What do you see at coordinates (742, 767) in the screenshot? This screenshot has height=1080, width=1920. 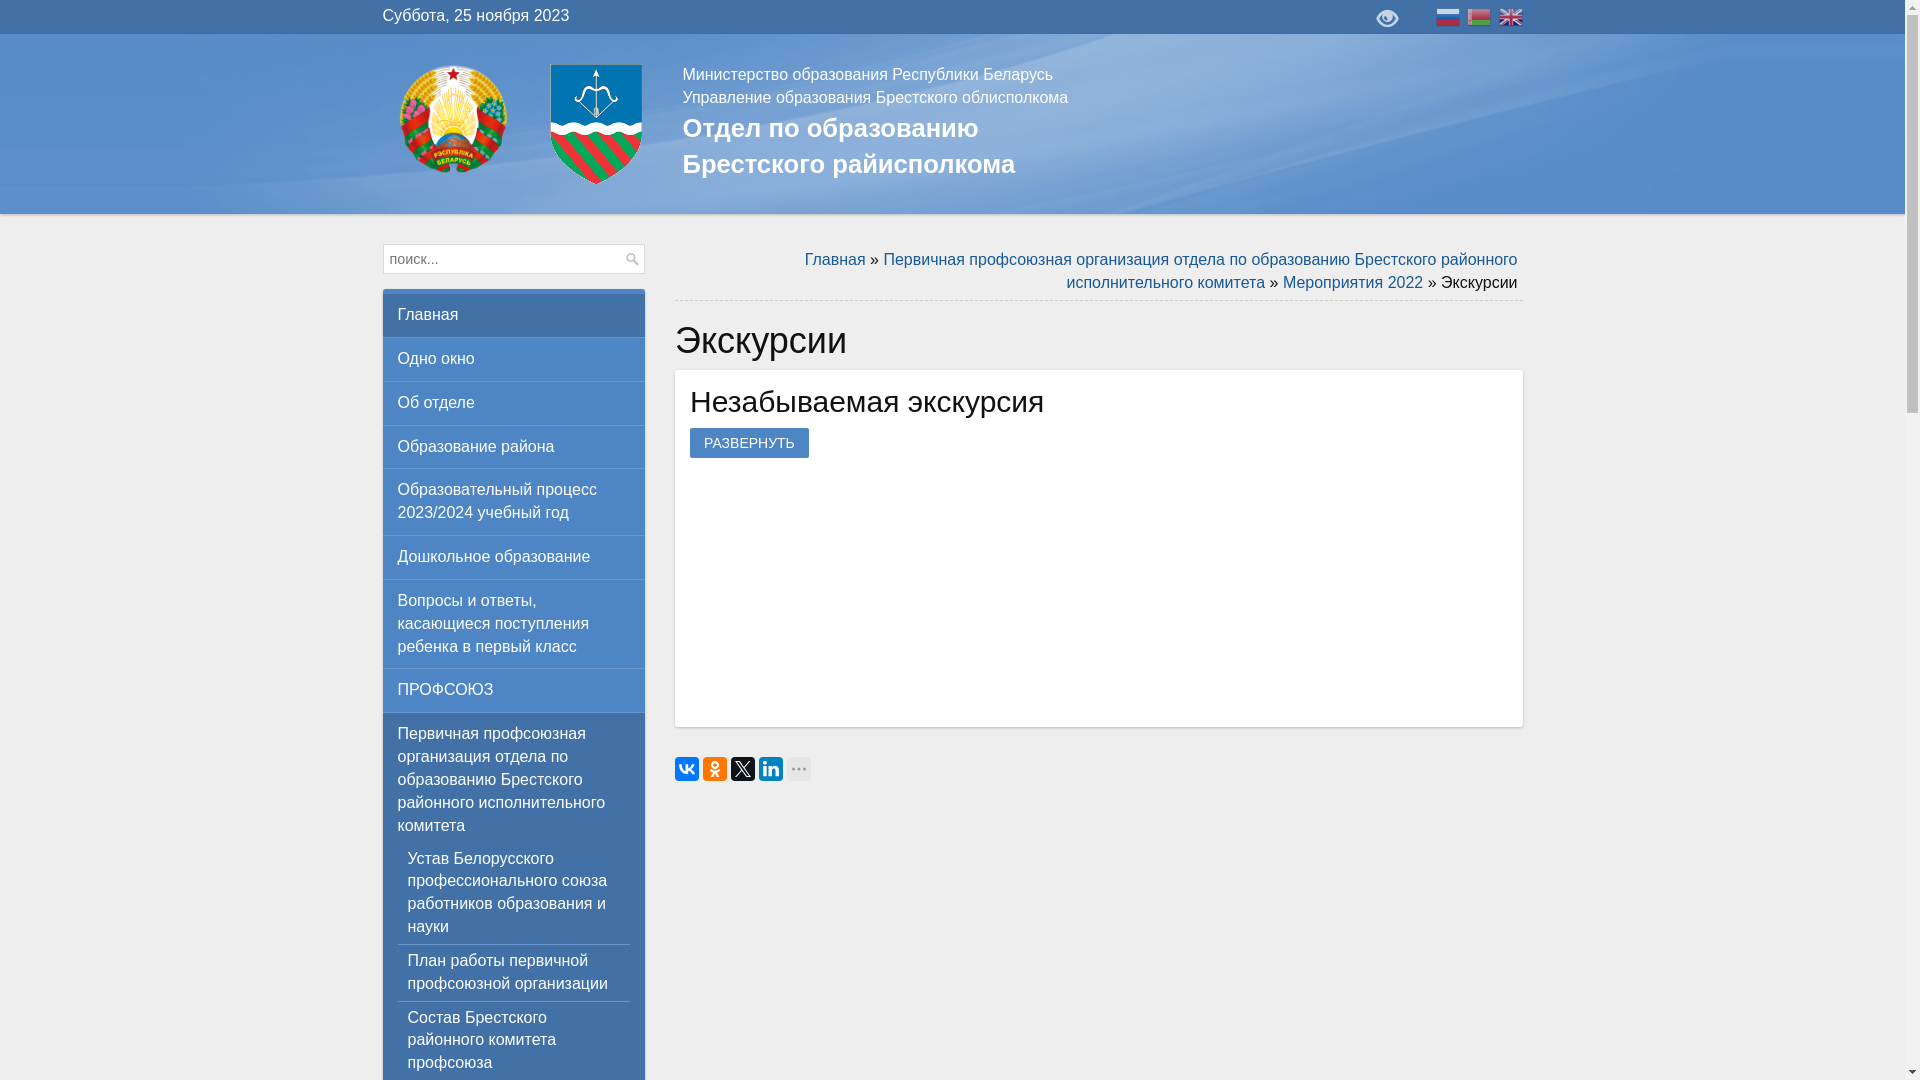 I see `'Twitter'` at bounding box center [742, 767].